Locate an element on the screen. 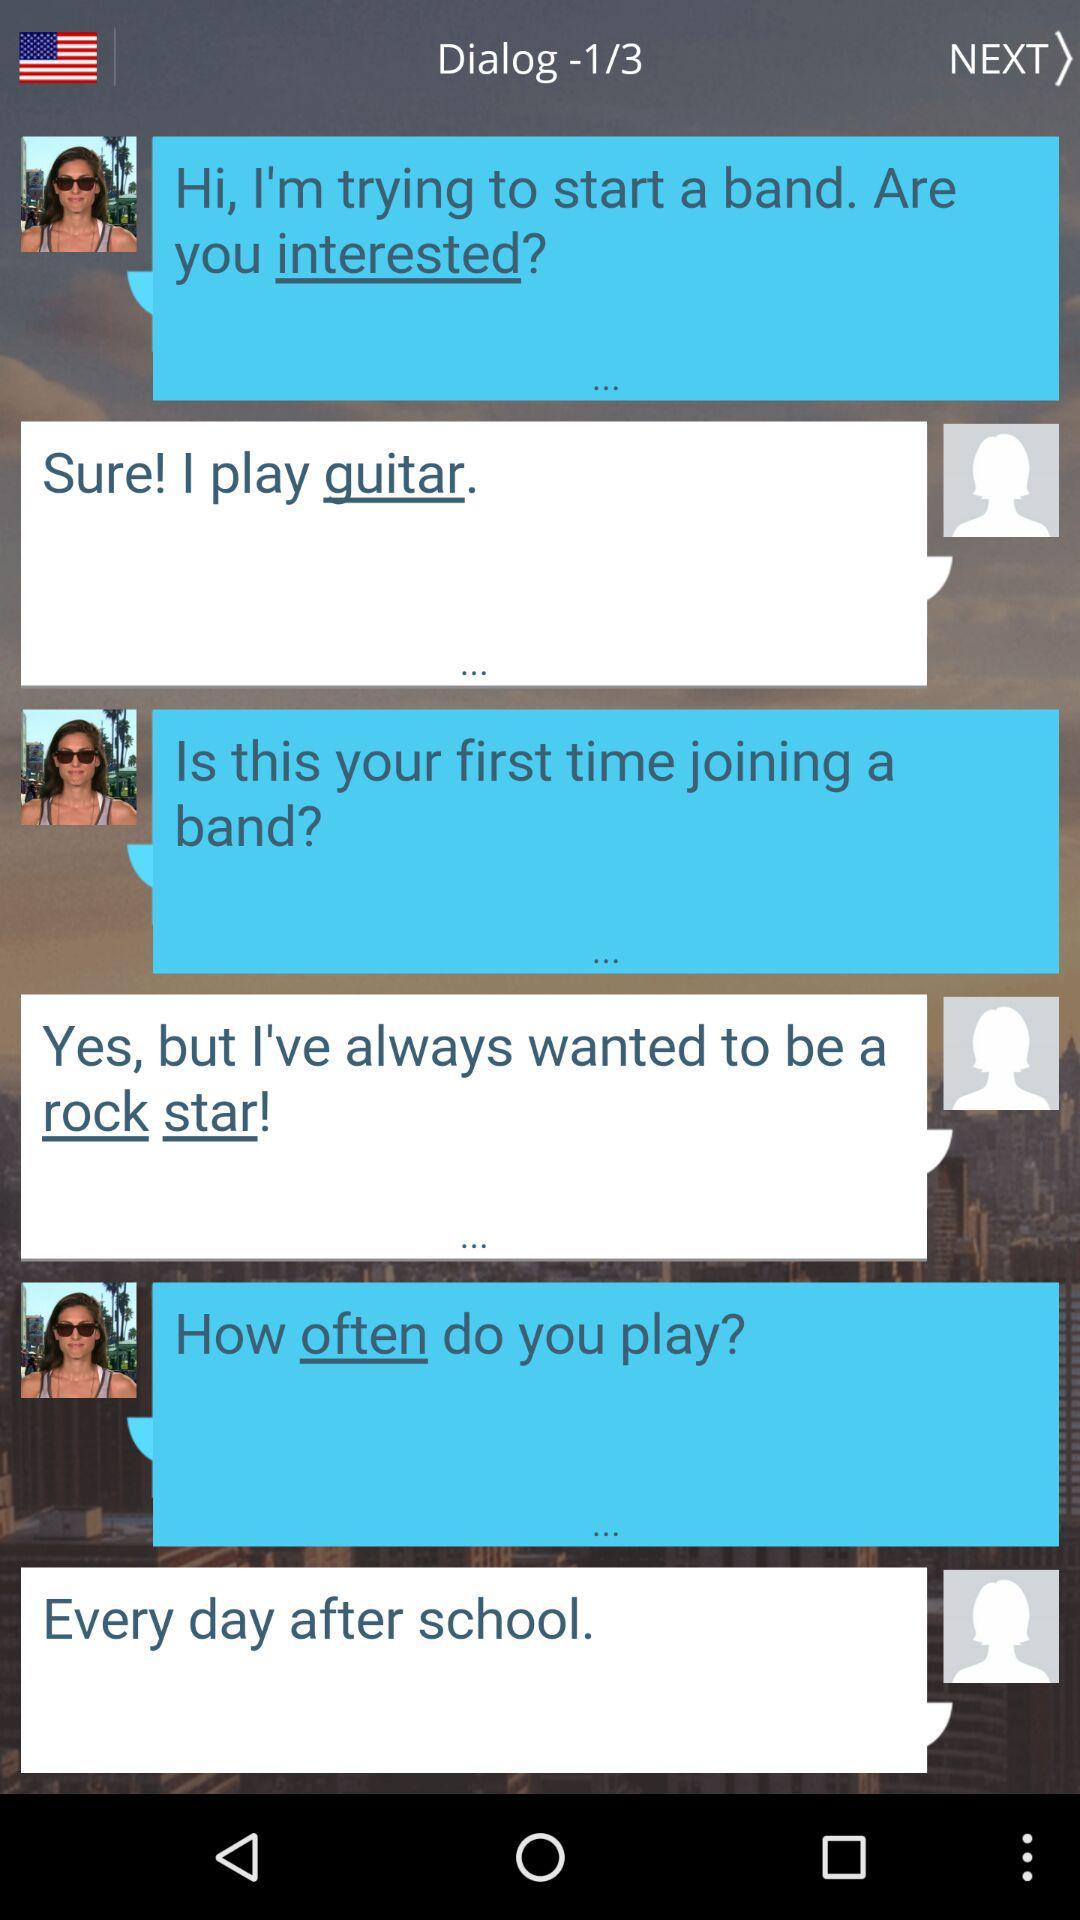 This screenshot has height=1920, width=1080. message area is located at coordinates (474, 1101).